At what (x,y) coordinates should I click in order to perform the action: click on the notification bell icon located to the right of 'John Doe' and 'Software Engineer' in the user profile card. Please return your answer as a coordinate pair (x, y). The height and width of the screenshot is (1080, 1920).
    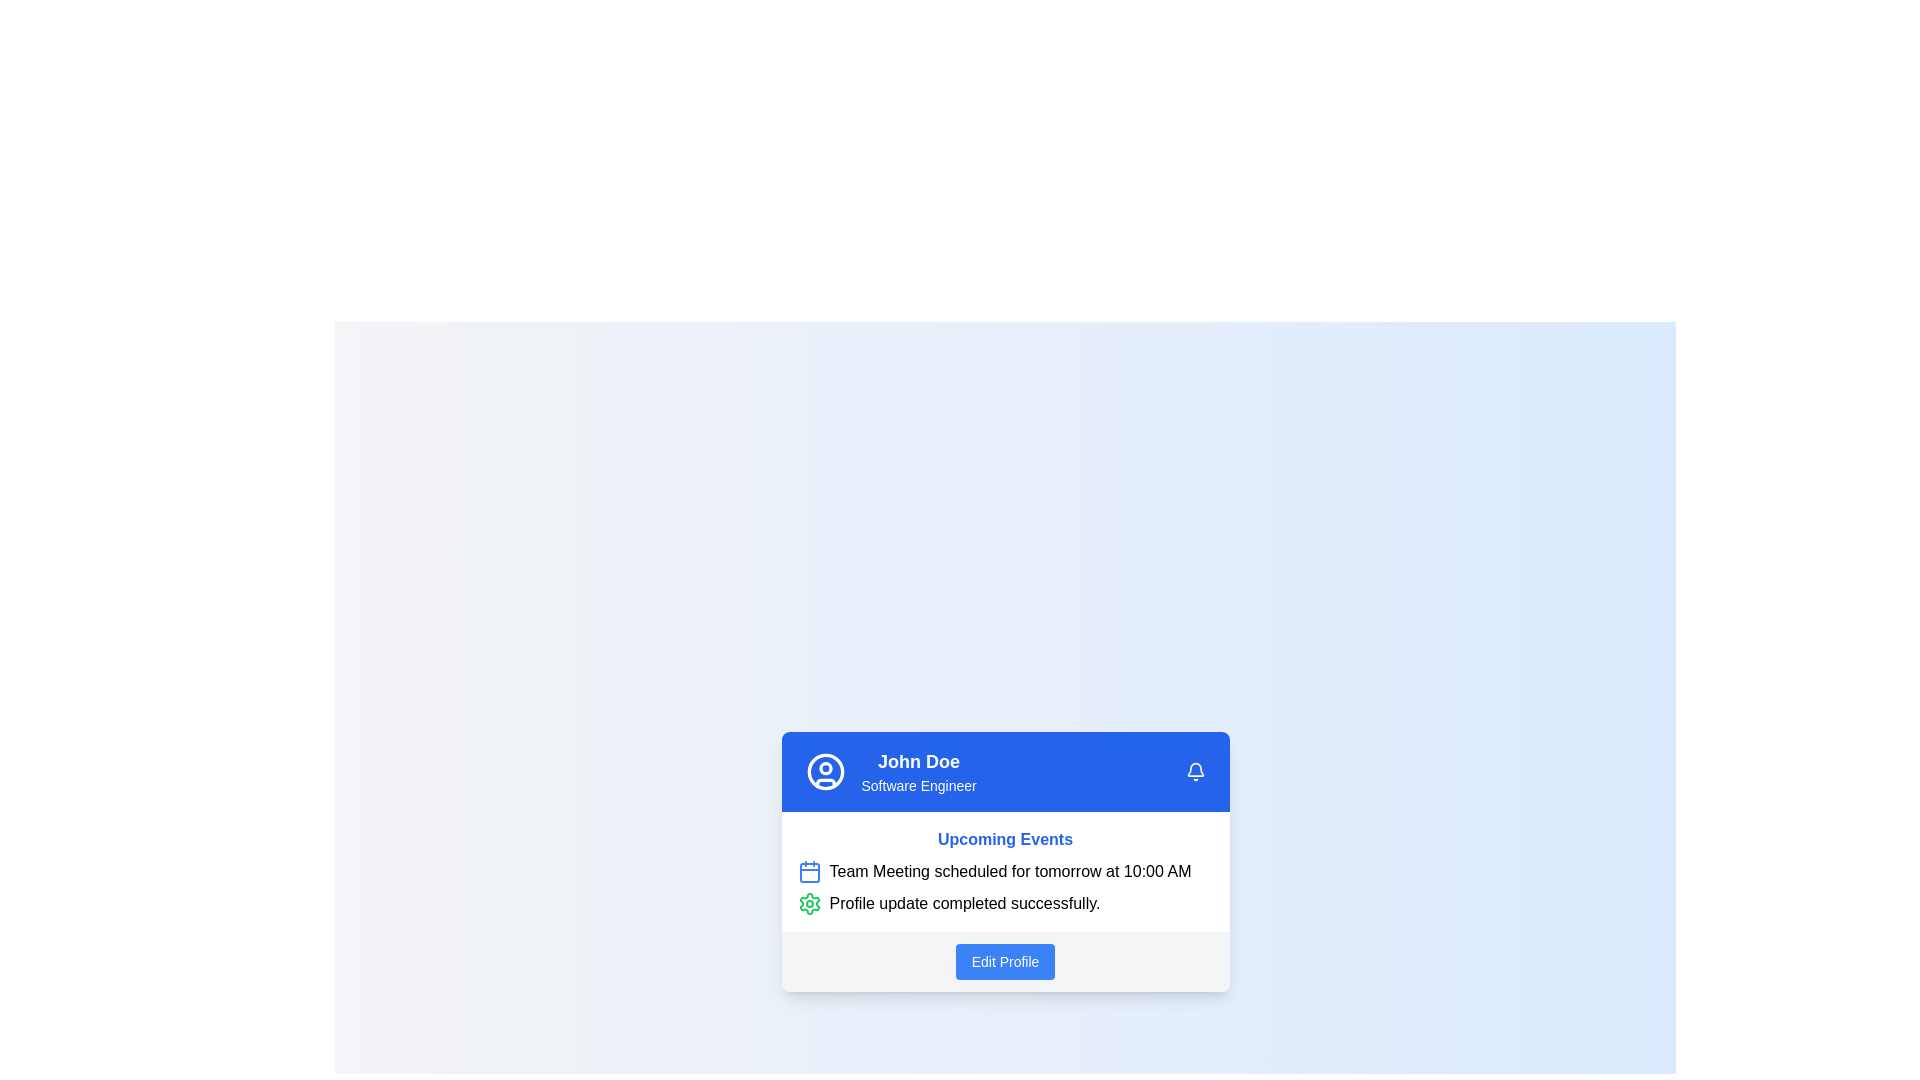
    Looking at the image, I should click on (1195, 768).